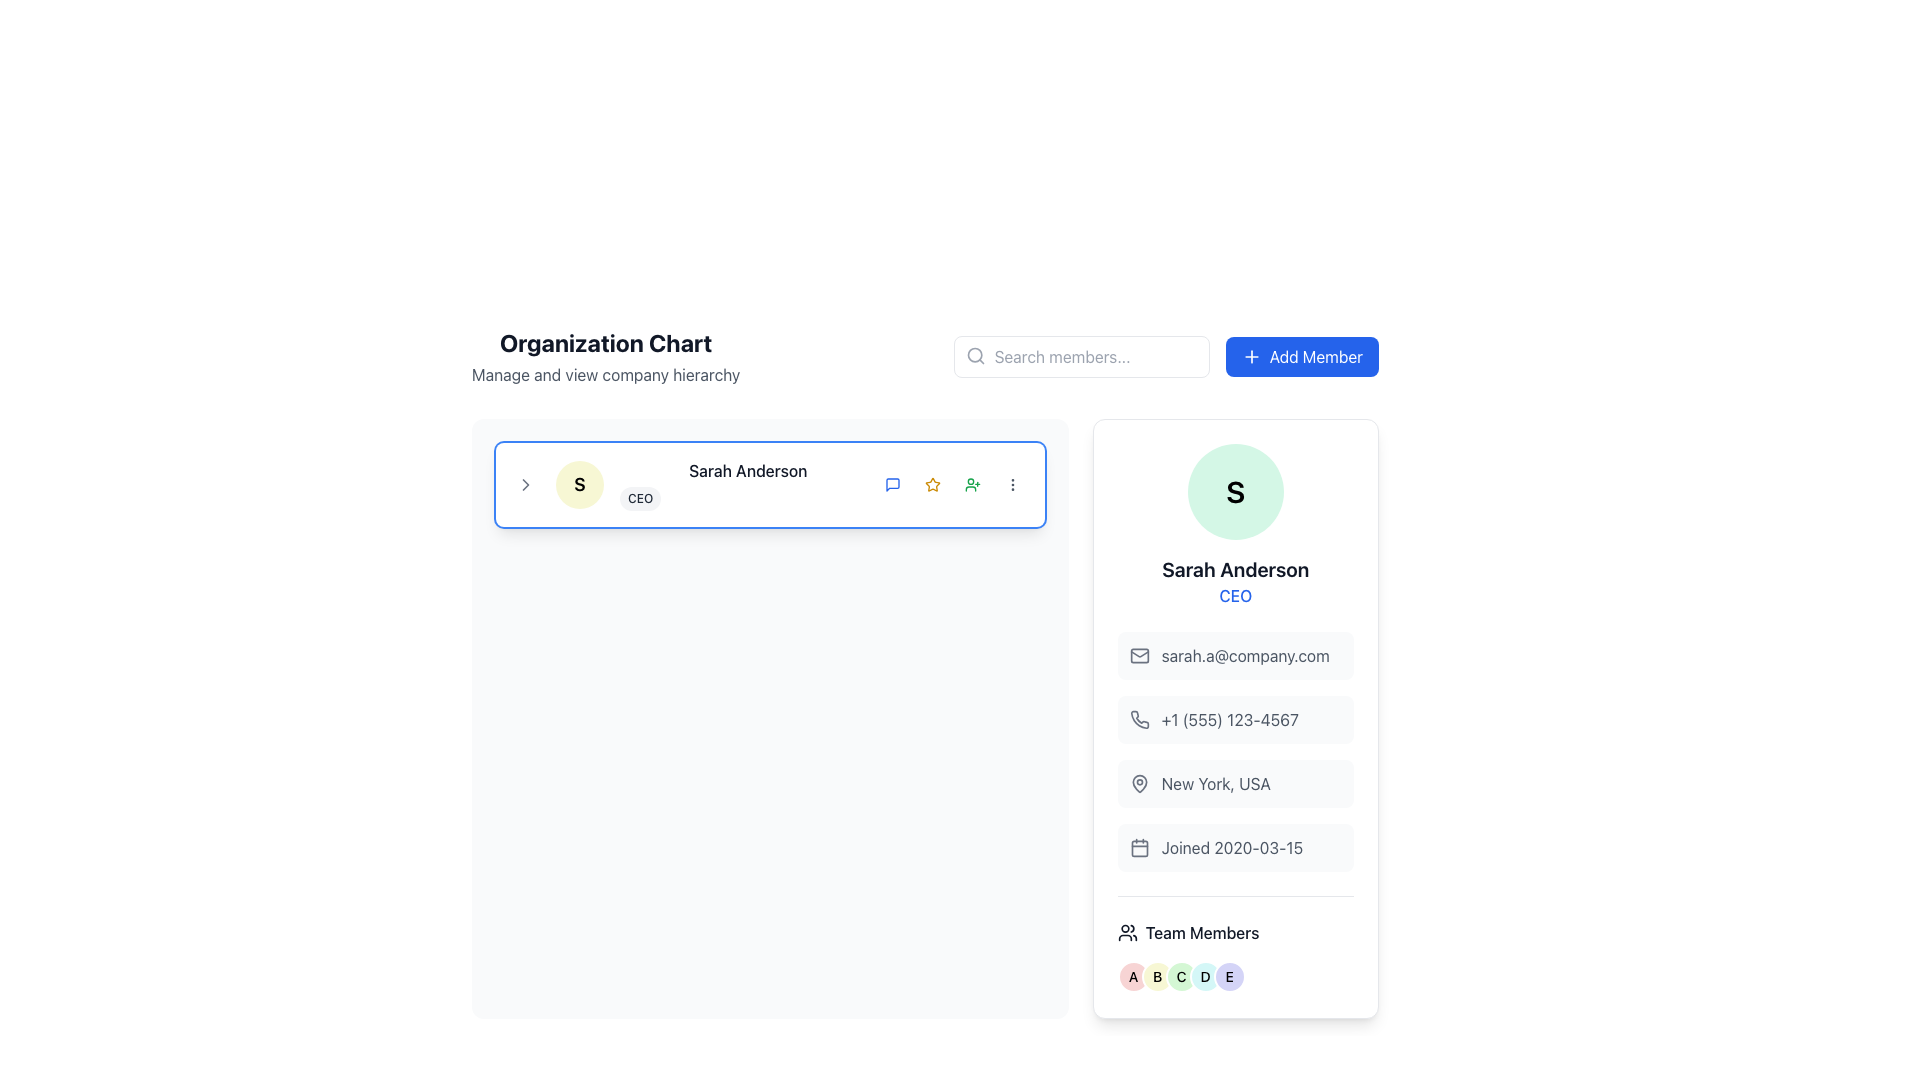 The height and width of the screenshot is (1080, 1920). I want to click on the Text display that shows the name 'Sarah Anderson', located centrally within a horizontal card with a blue border, to visually identify the individual, so click(747, 485).